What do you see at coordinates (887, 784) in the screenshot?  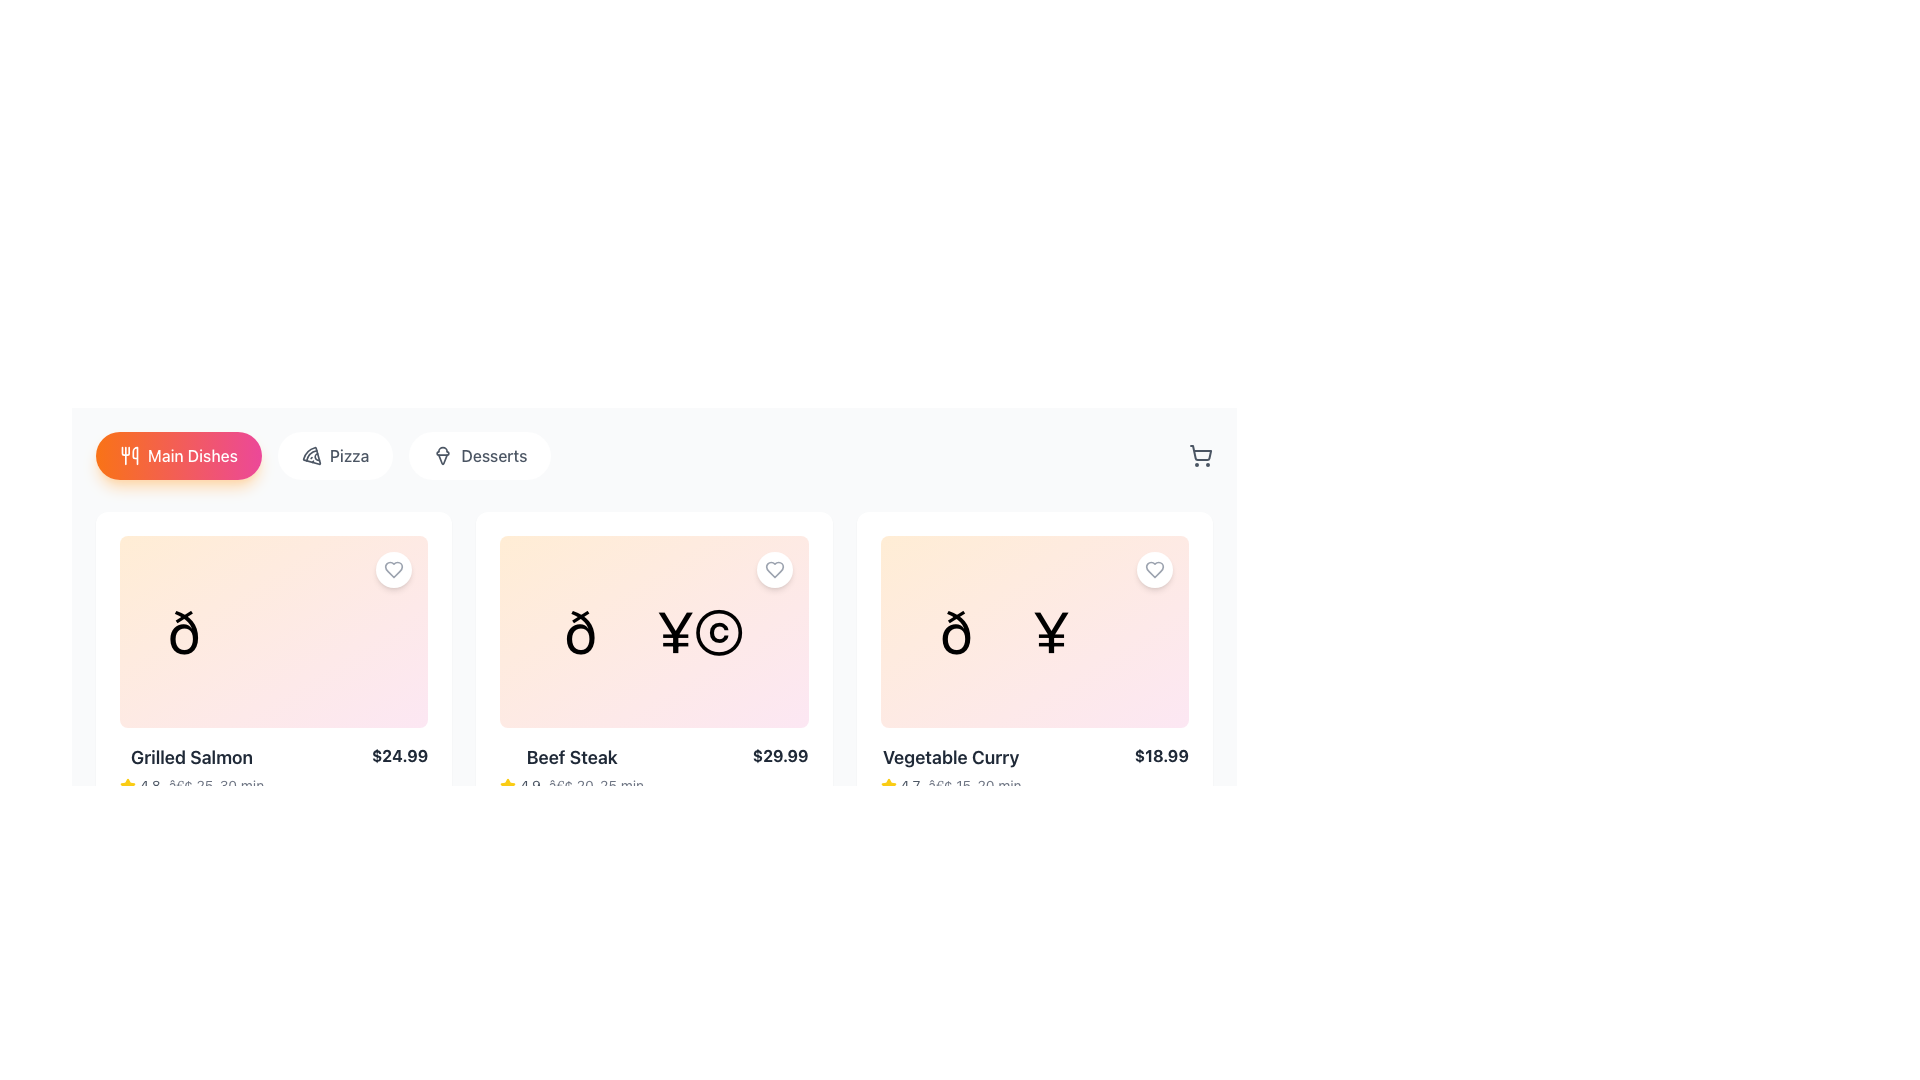 I see `the star icon in the bottom left corner of the 'Vegetable Curry' card to interact with the rating or favorite system` at bounding box center [887, 784].